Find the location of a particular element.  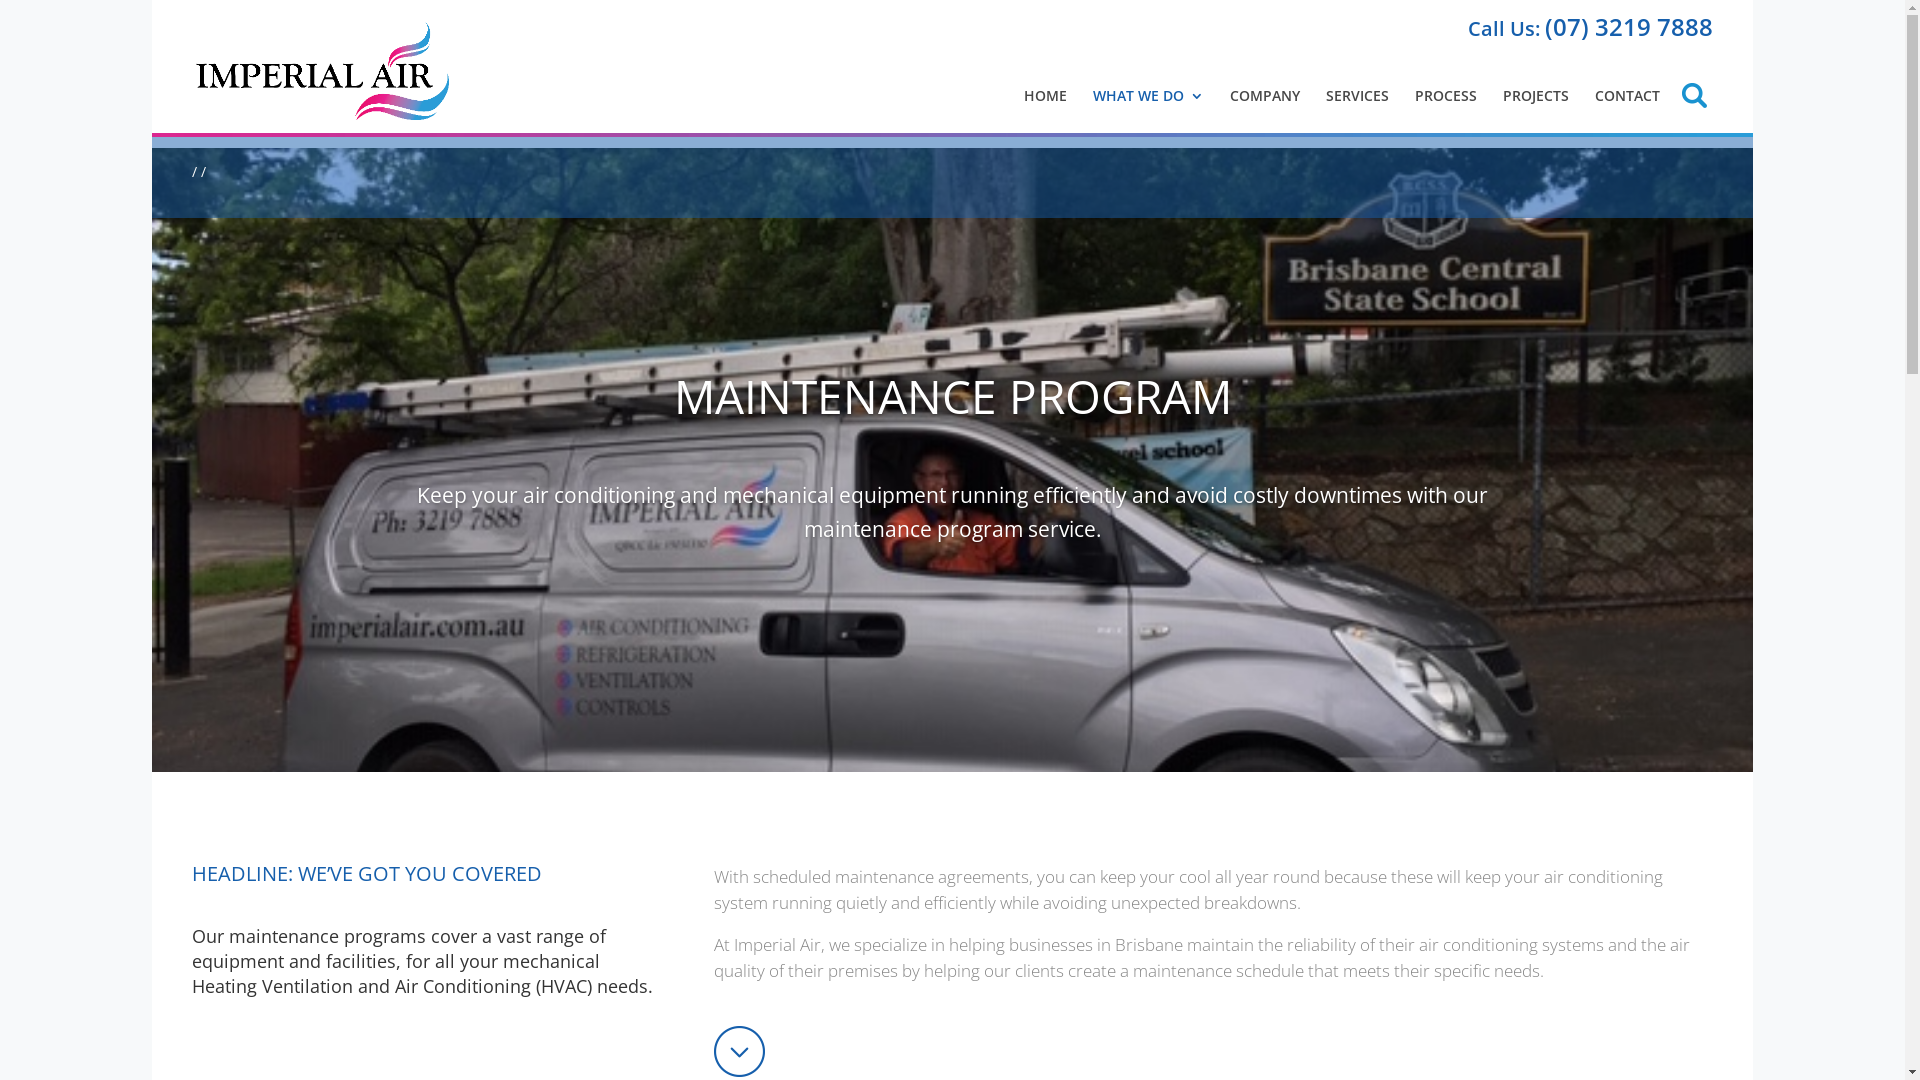

'WHAT WE DO' is located at coordinates (1092, 96).